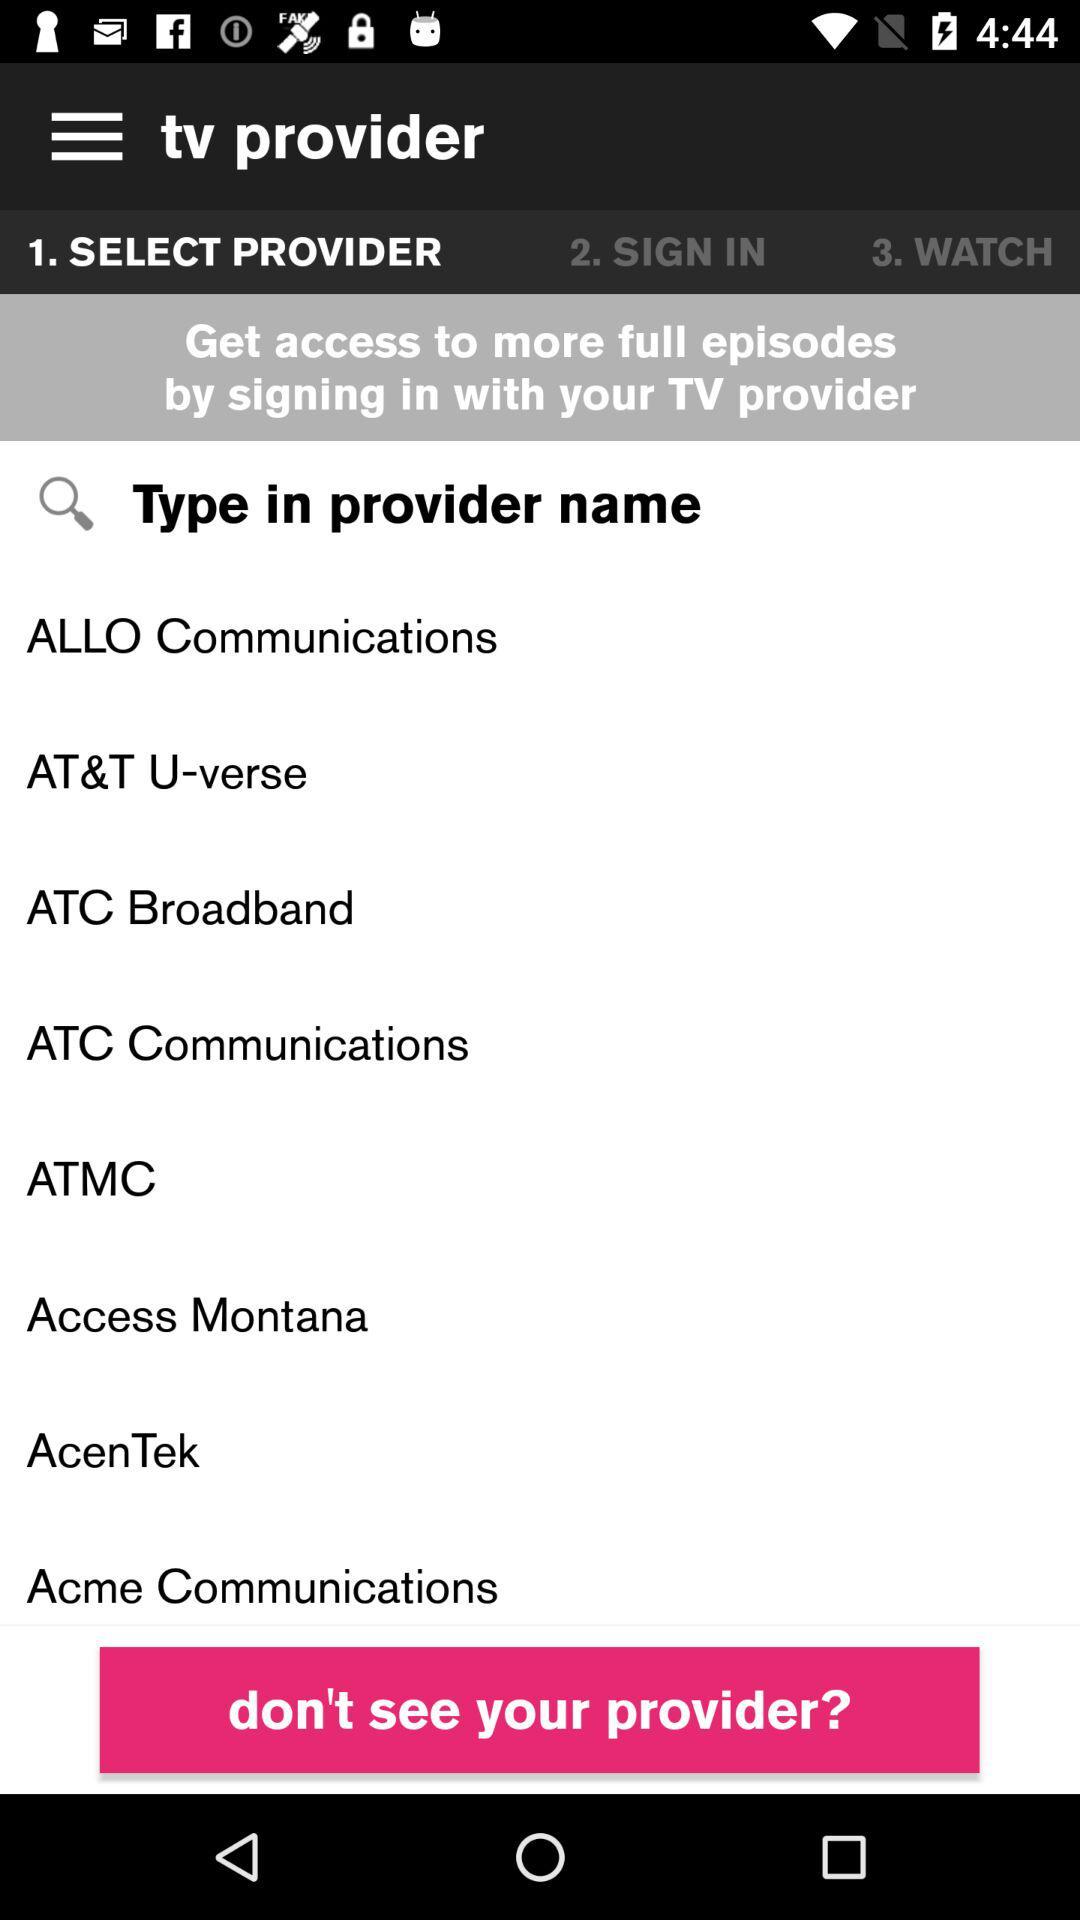 The height and width of the screenshot is (1920, 1080). What do you see at coordinates (540, 905) in the screenshot?
I see `item below at t u item` at bounding box center [540, 905].